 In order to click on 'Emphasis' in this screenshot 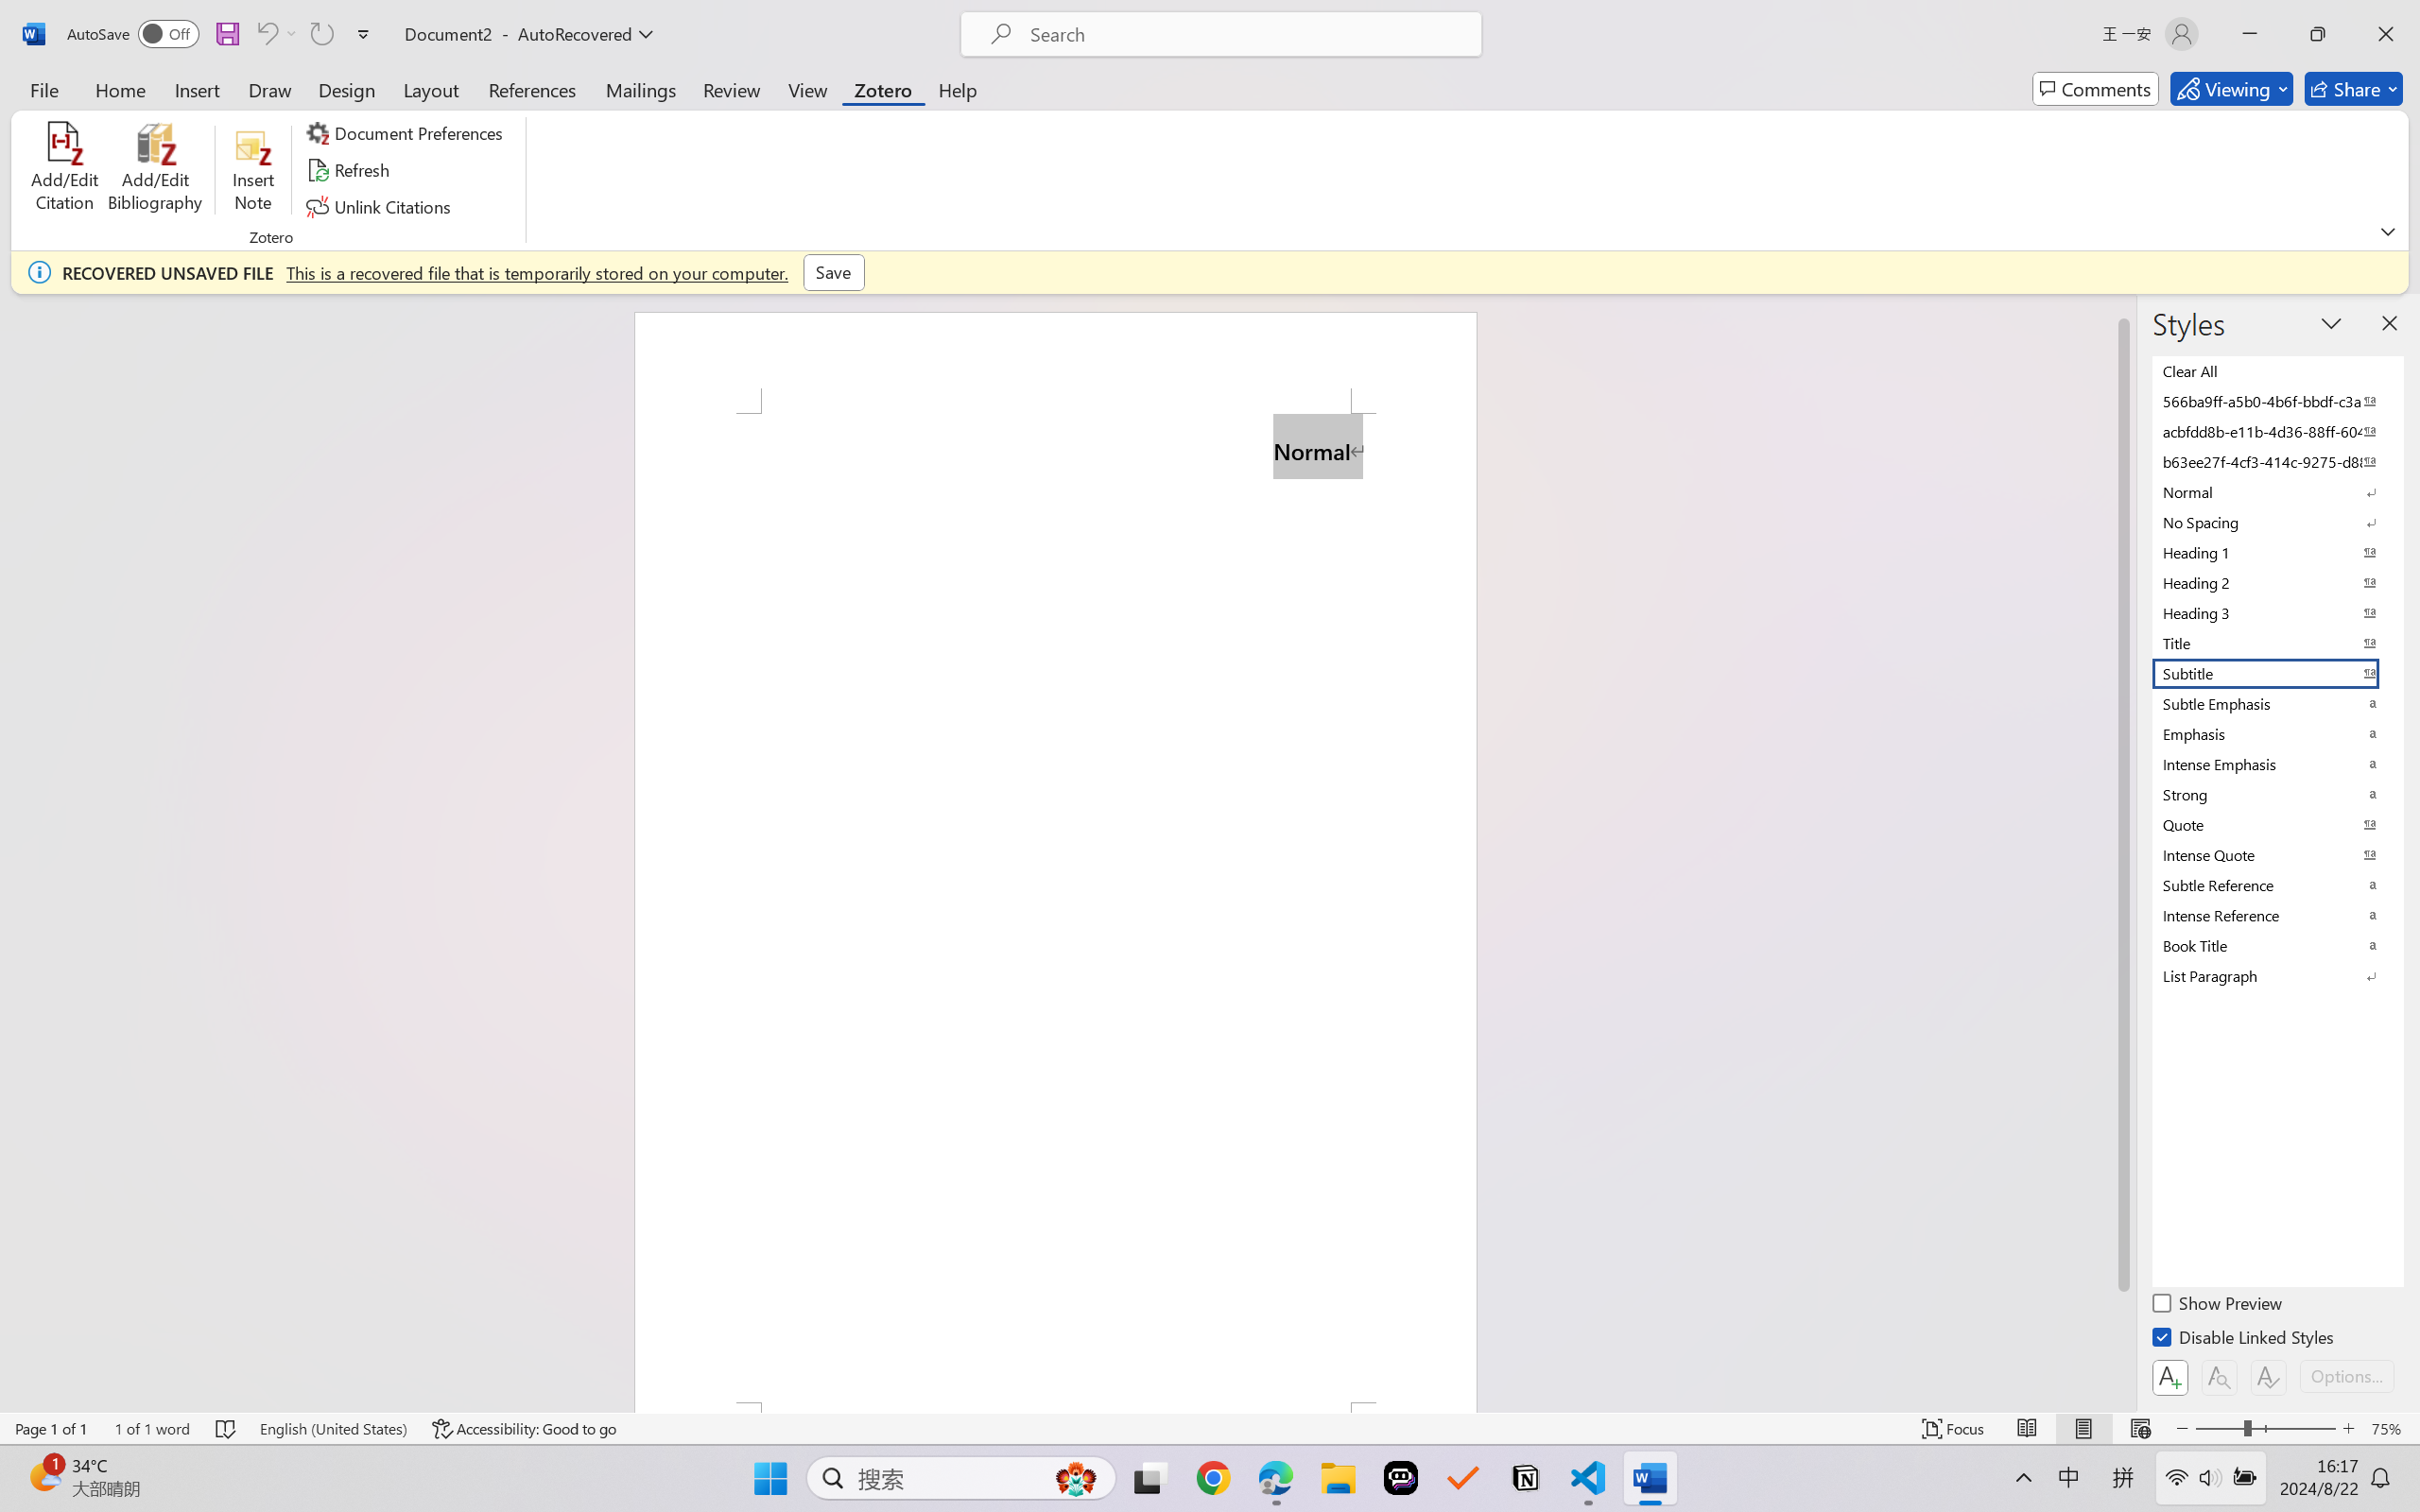, I will do `click(2275, 733)`.